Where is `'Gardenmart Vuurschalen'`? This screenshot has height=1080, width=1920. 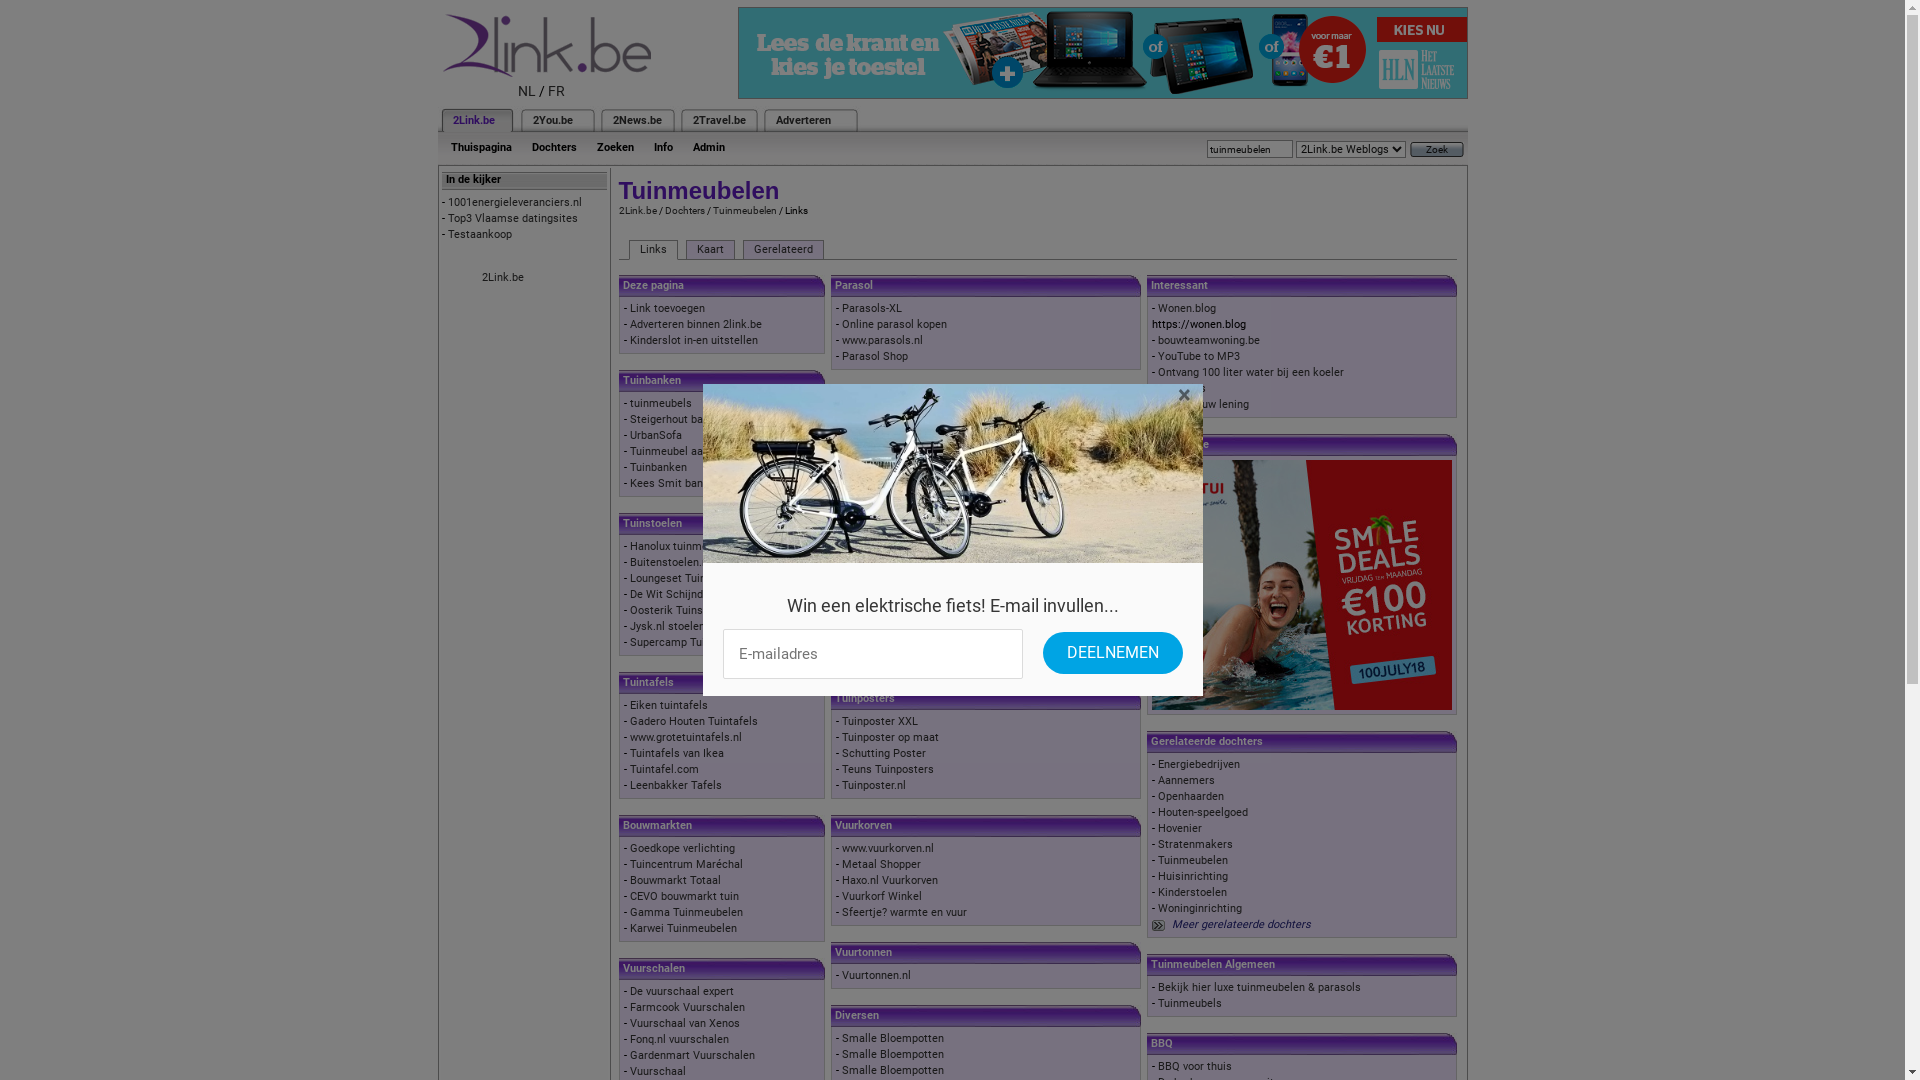
'Gardenmart Vuurschalen' is located at coordinates (628, 1054).